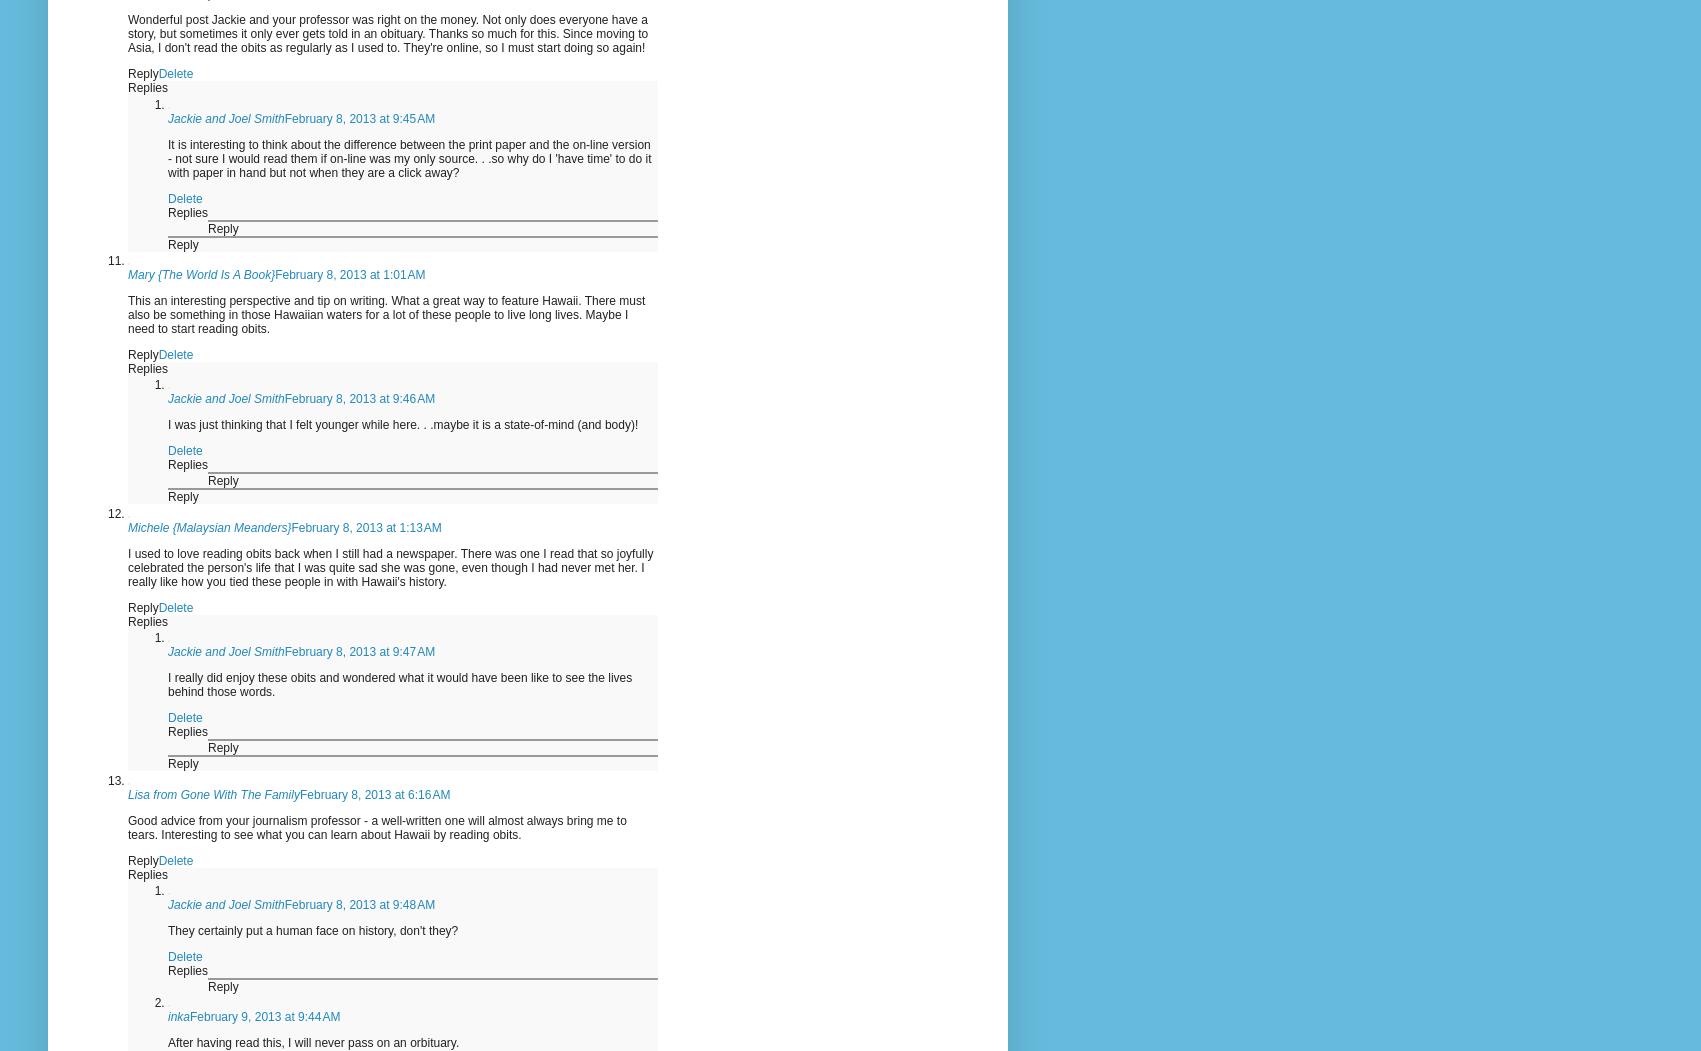  Describe the element at coordinates (313, 1042) in the screenshot. I see `'After having read this, I will never pass on an orbituary.'` at that location.